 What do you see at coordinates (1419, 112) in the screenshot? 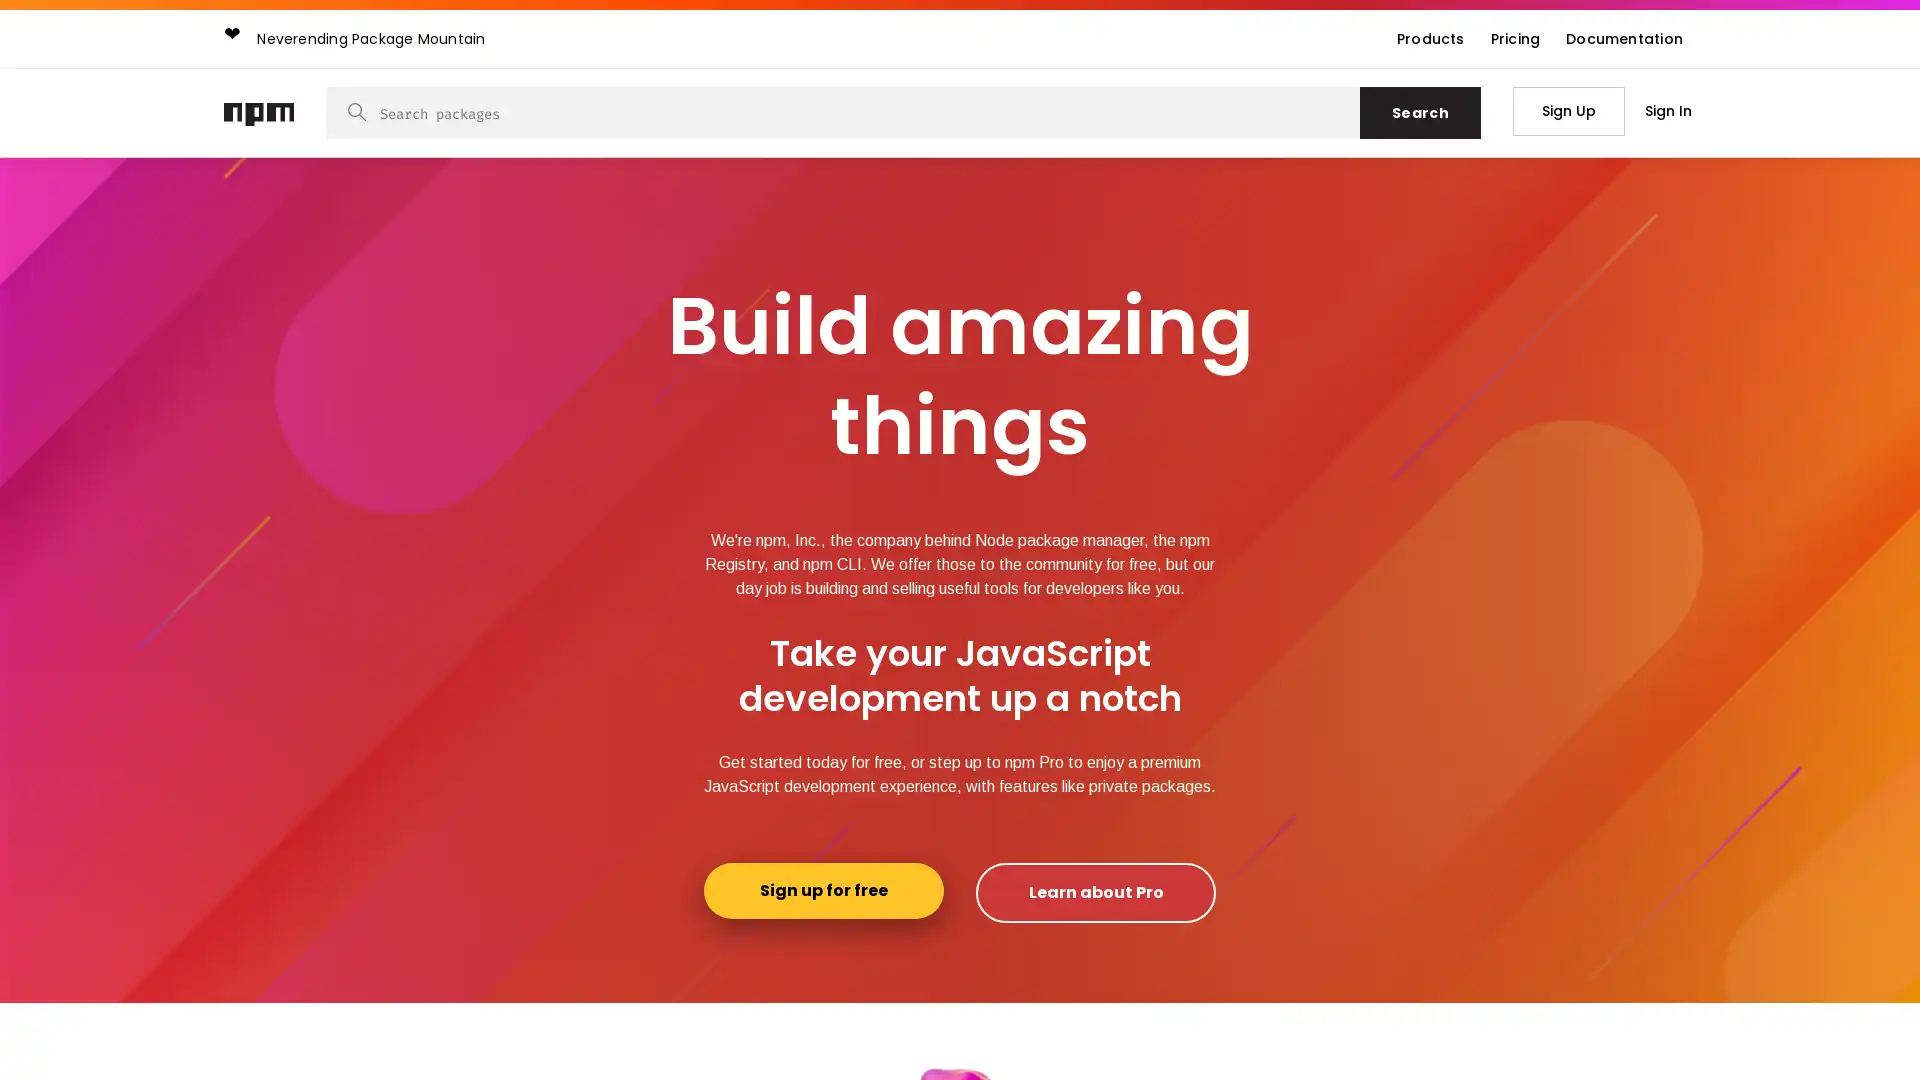
I see `Search` at bounding box center [1419, 112].